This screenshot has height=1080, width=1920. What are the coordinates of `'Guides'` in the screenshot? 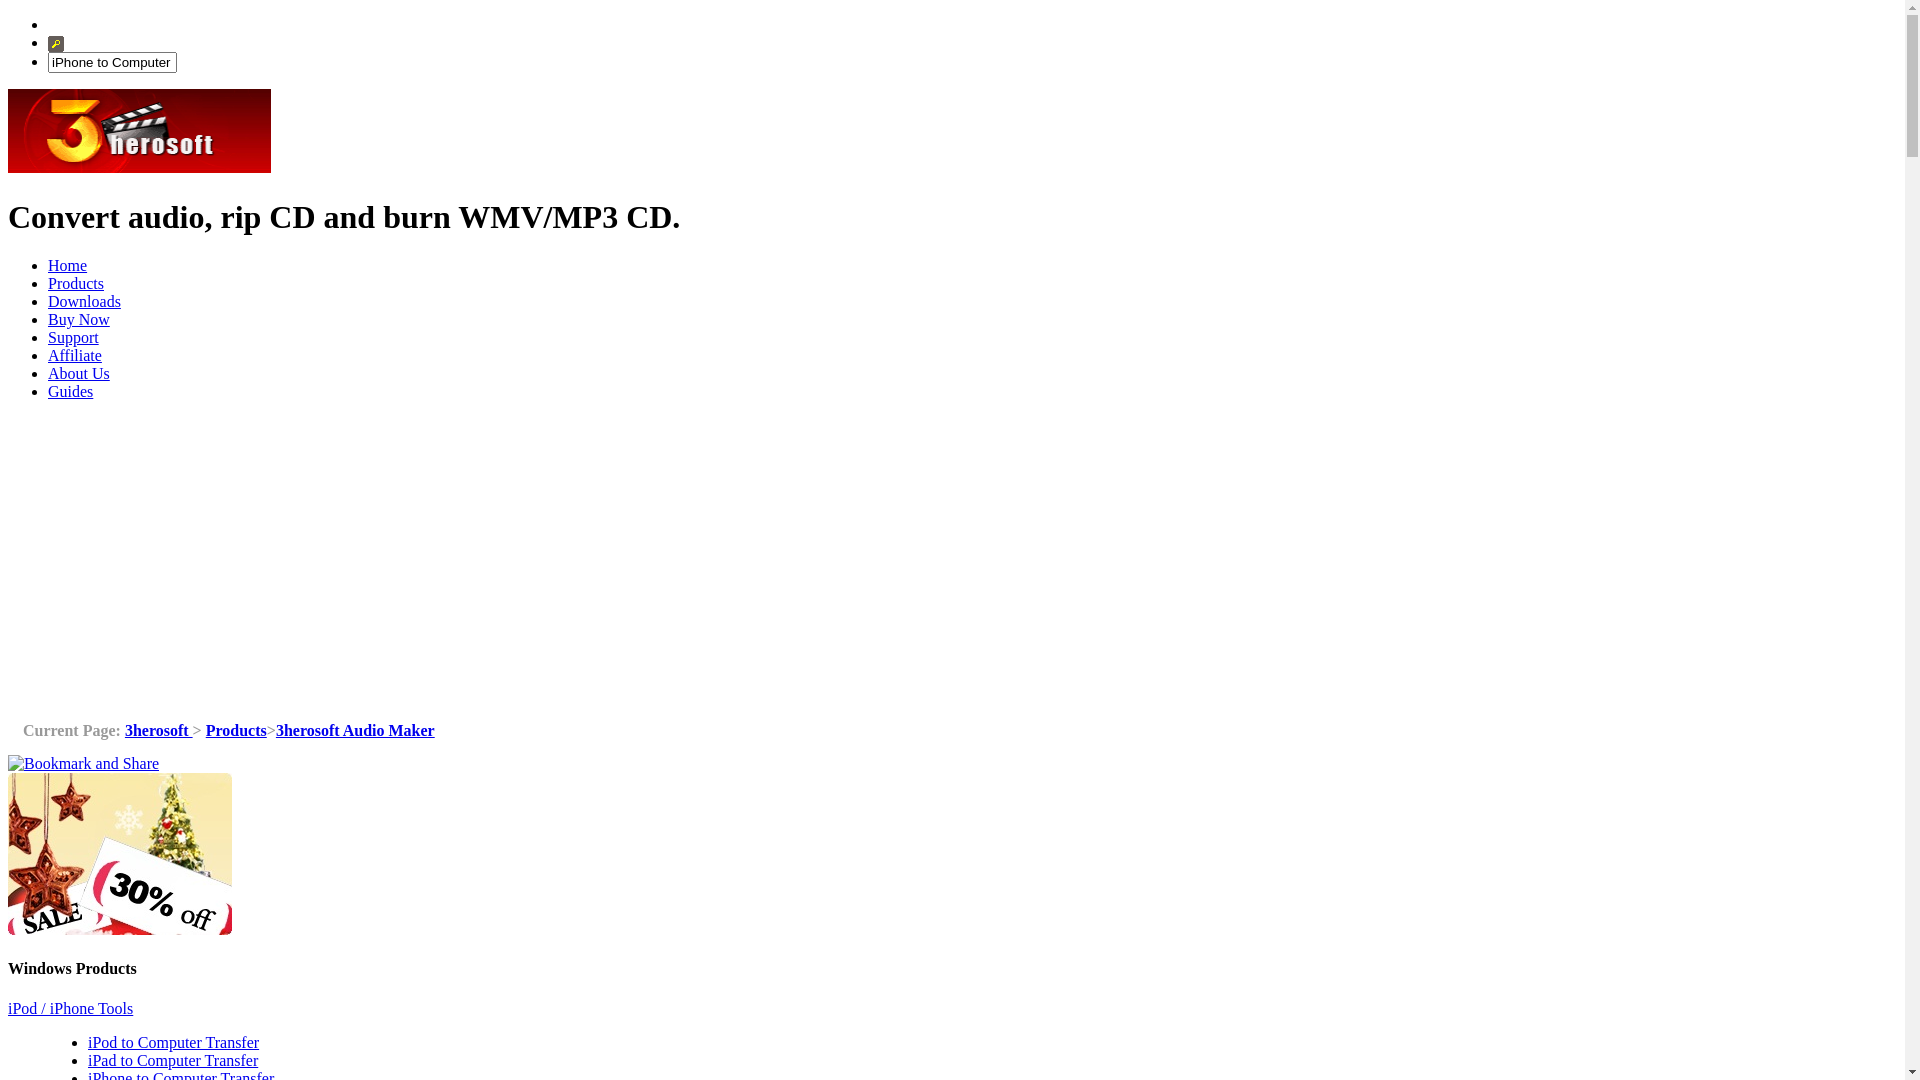 It's located at (70, 391).